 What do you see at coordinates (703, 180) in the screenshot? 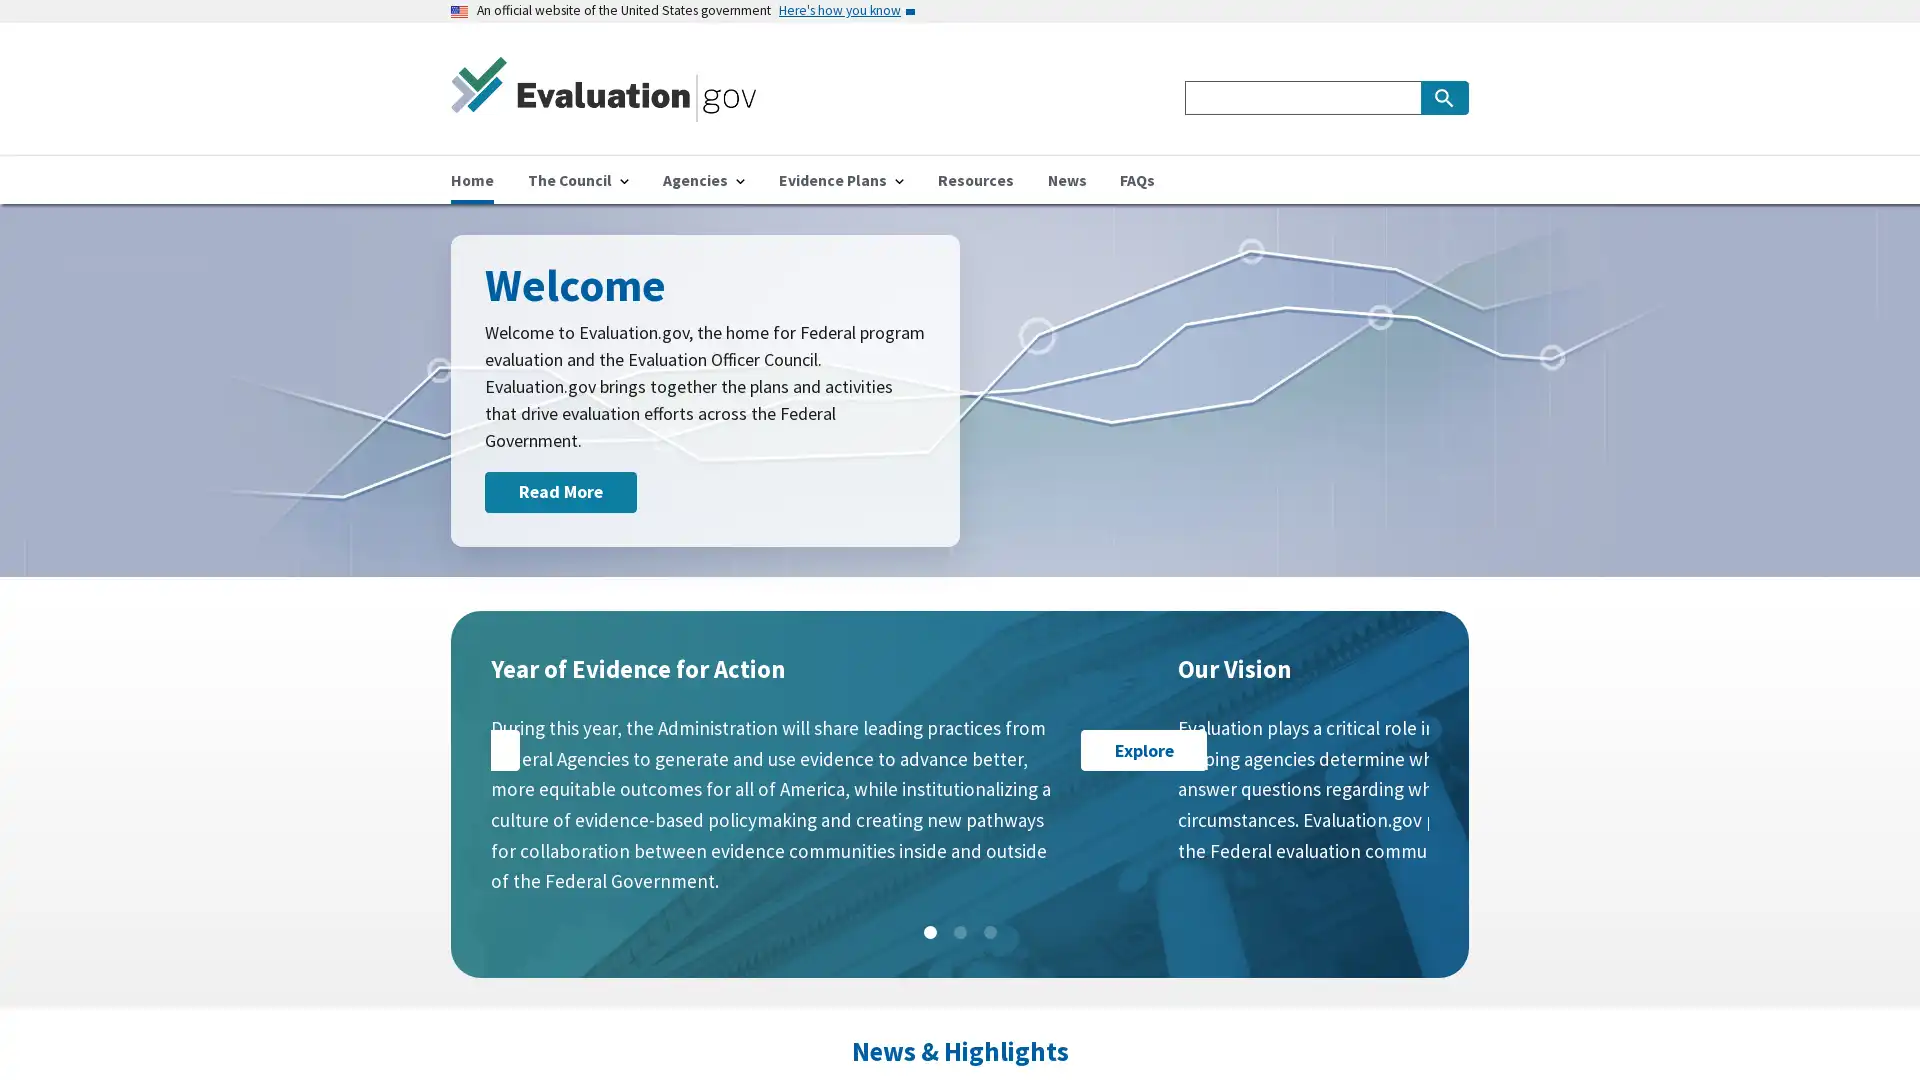
I see `Agencies` at bounding box center [703, 180].